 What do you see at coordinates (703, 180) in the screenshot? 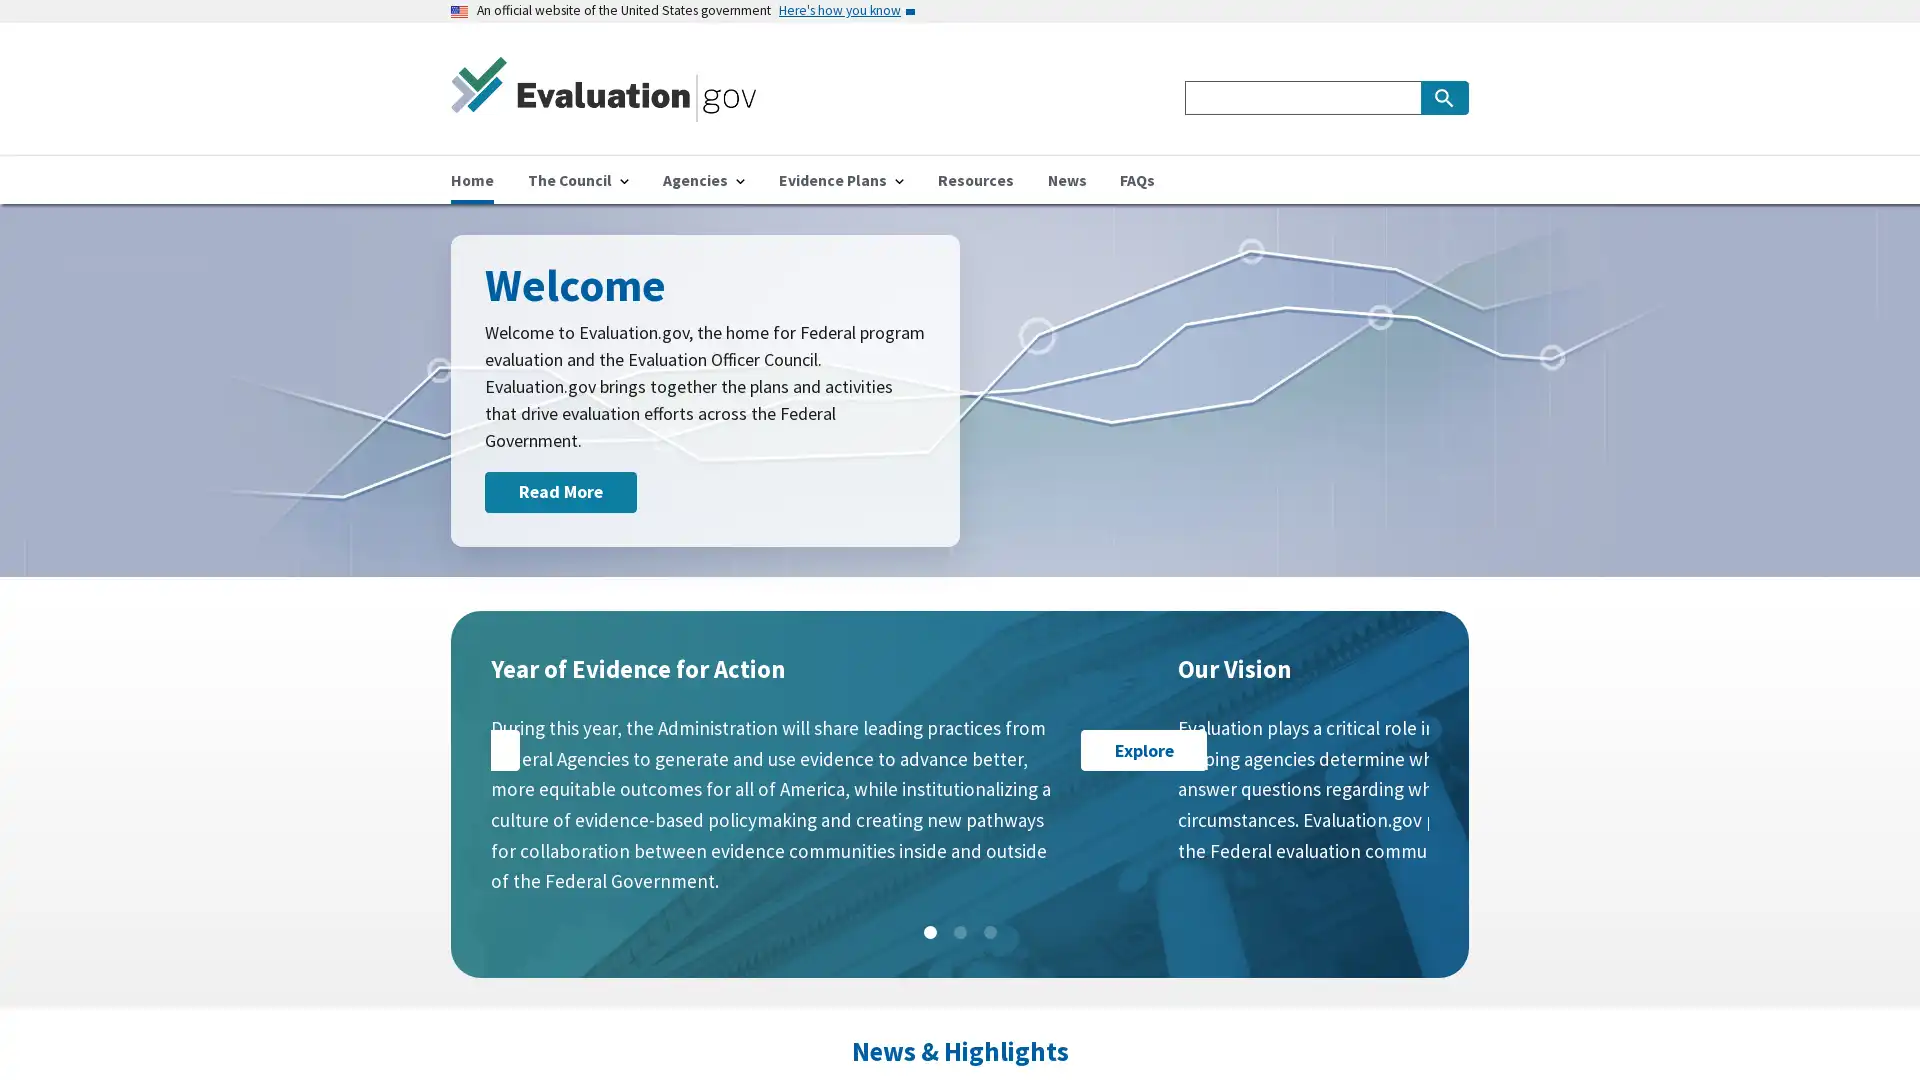
I see `Agencies` at bounding box center [703, 180].